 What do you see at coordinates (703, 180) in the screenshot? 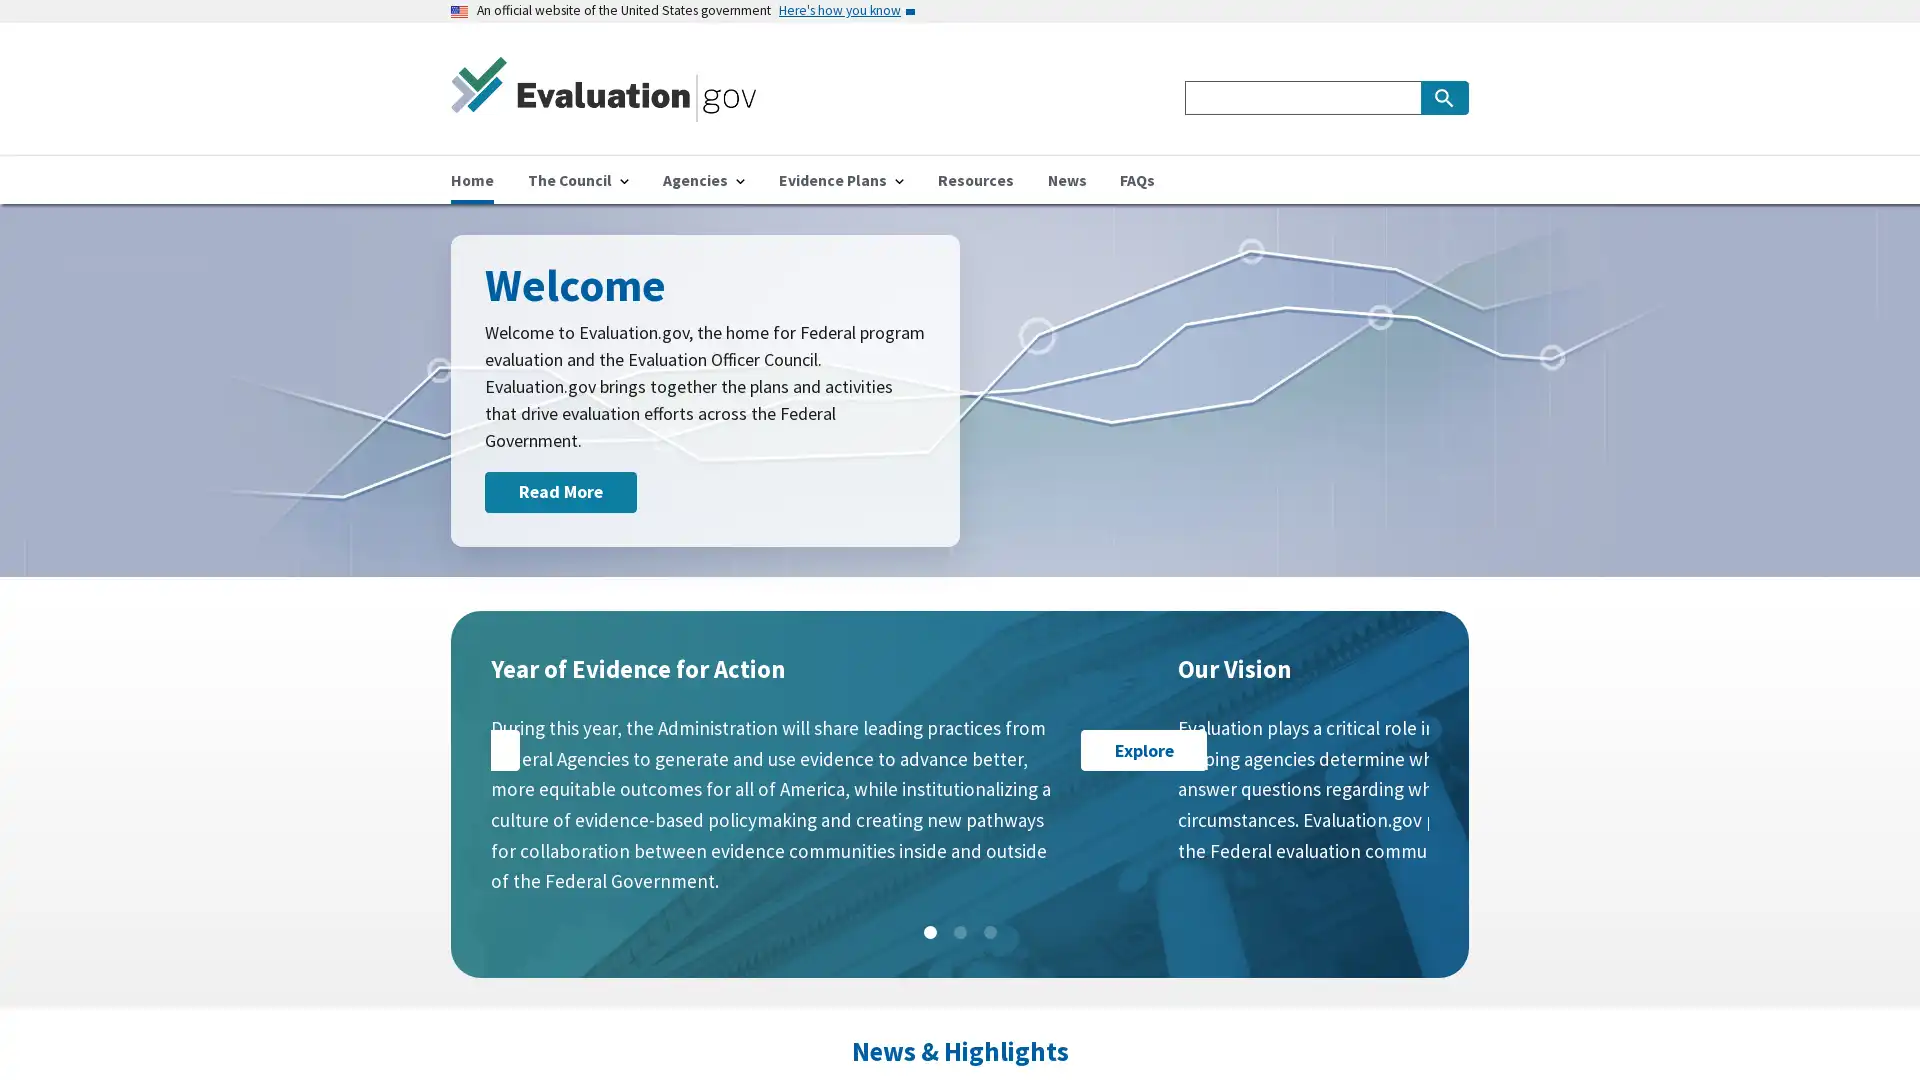
I see `Agencies` at bounding box center [703, 180].